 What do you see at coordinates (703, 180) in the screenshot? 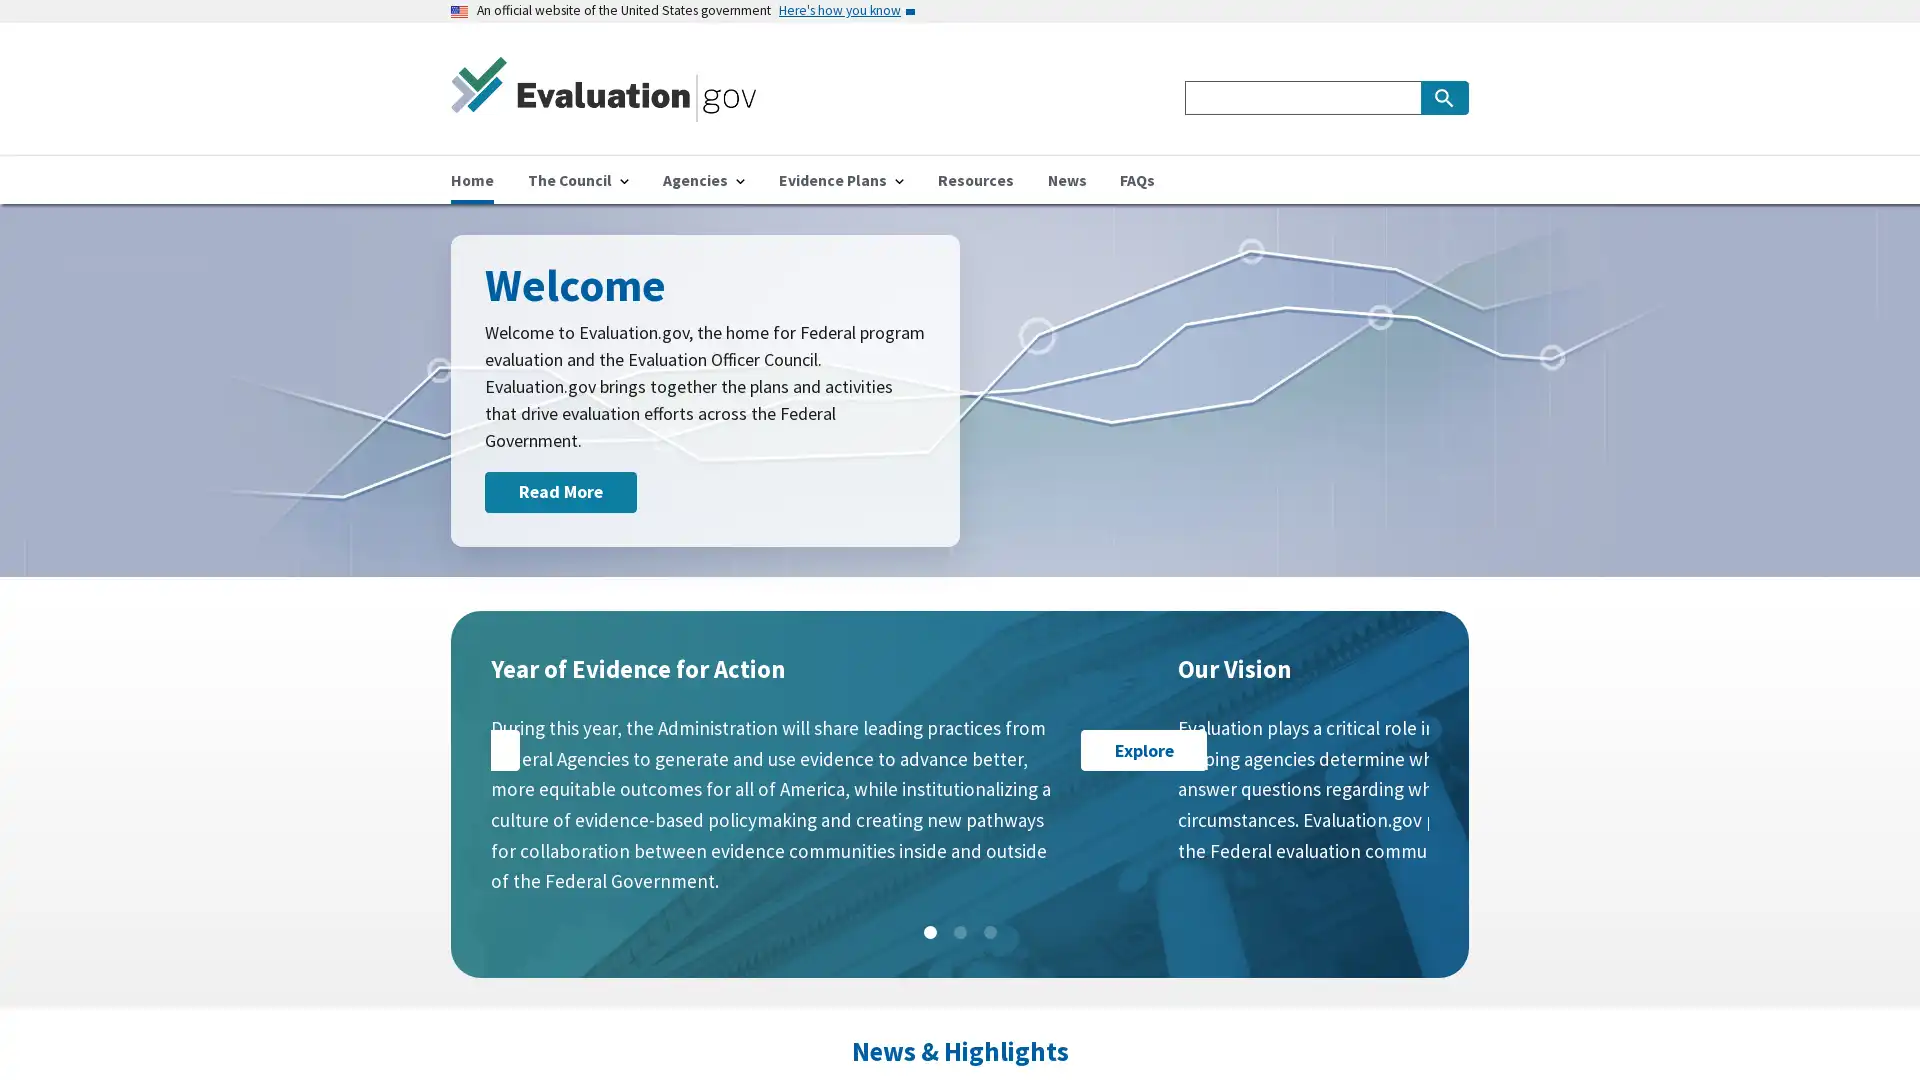
I see `Agencies` at bounding box center [703, 180].